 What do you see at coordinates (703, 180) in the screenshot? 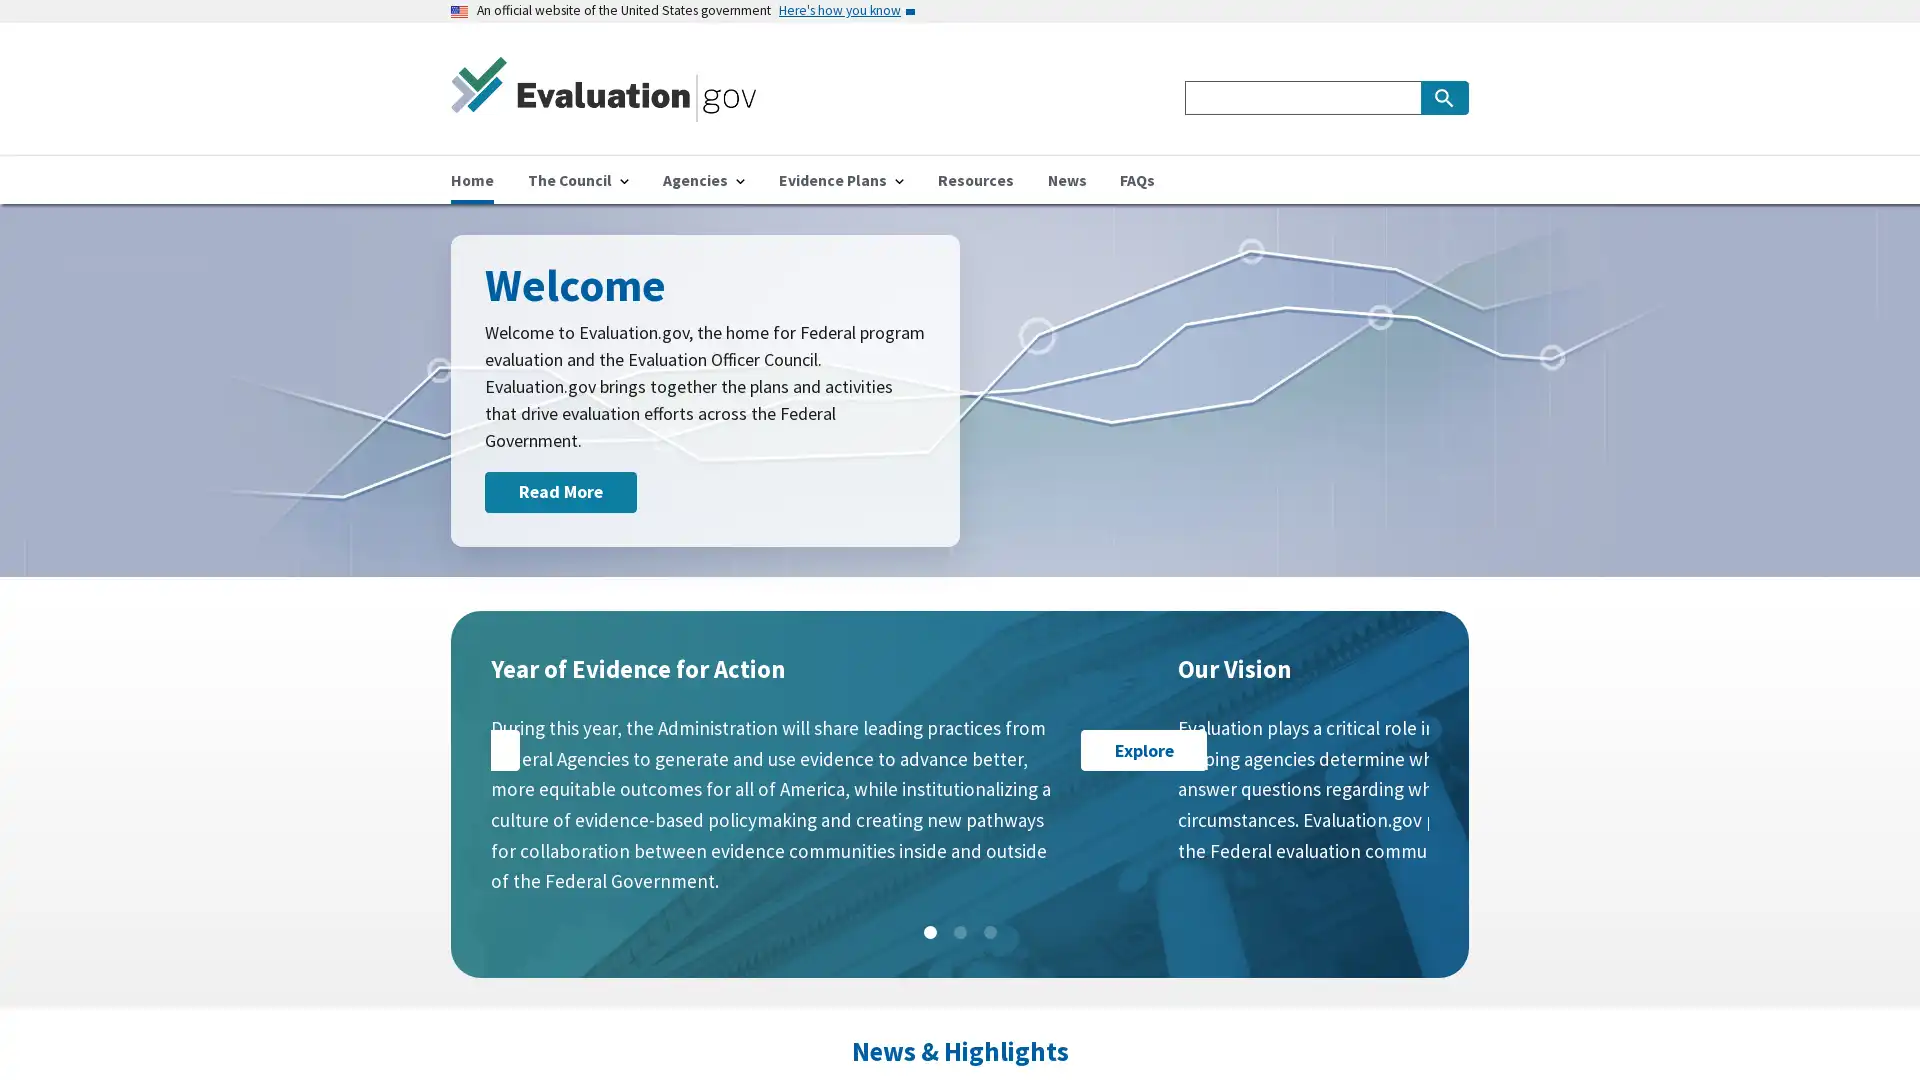
I see `Agencies` at bounding box center [703, 180].